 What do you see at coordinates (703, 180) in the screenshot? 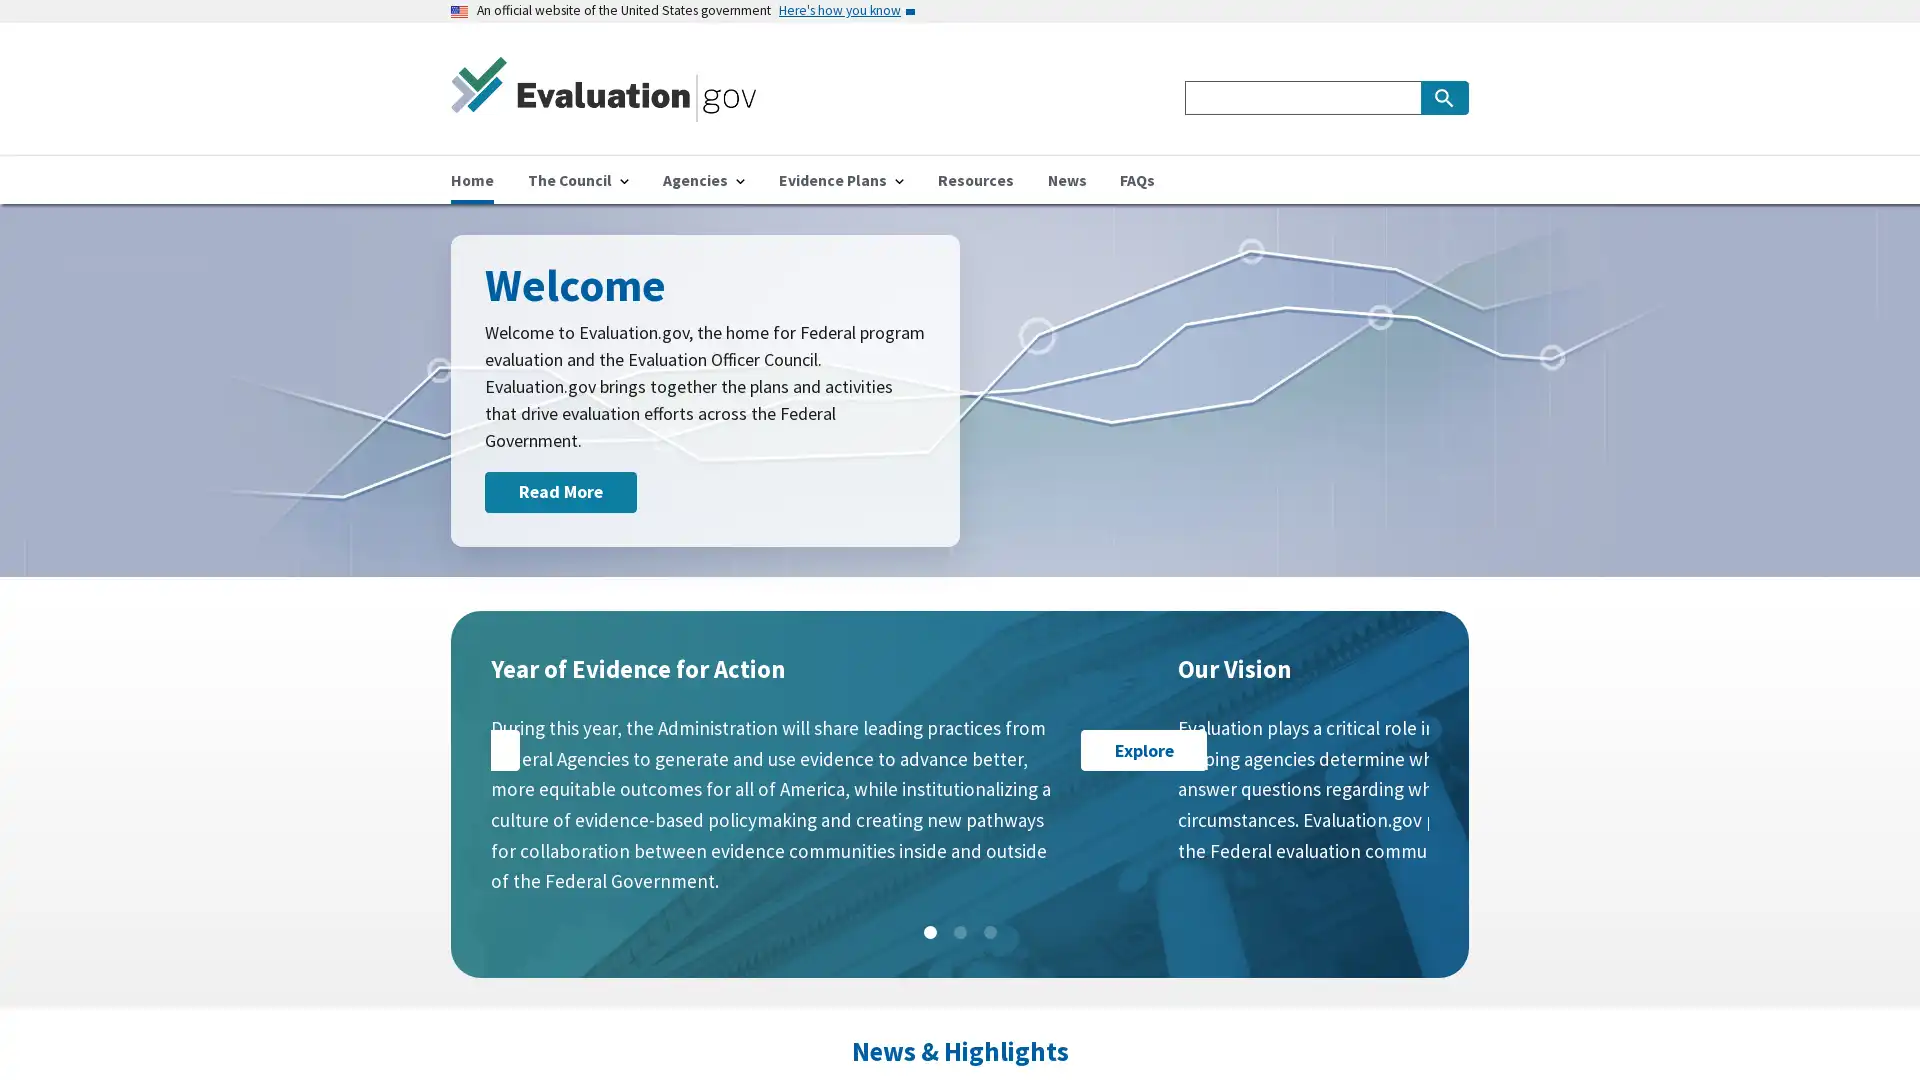
I see `Agencies` at bounding box center [703, 180].